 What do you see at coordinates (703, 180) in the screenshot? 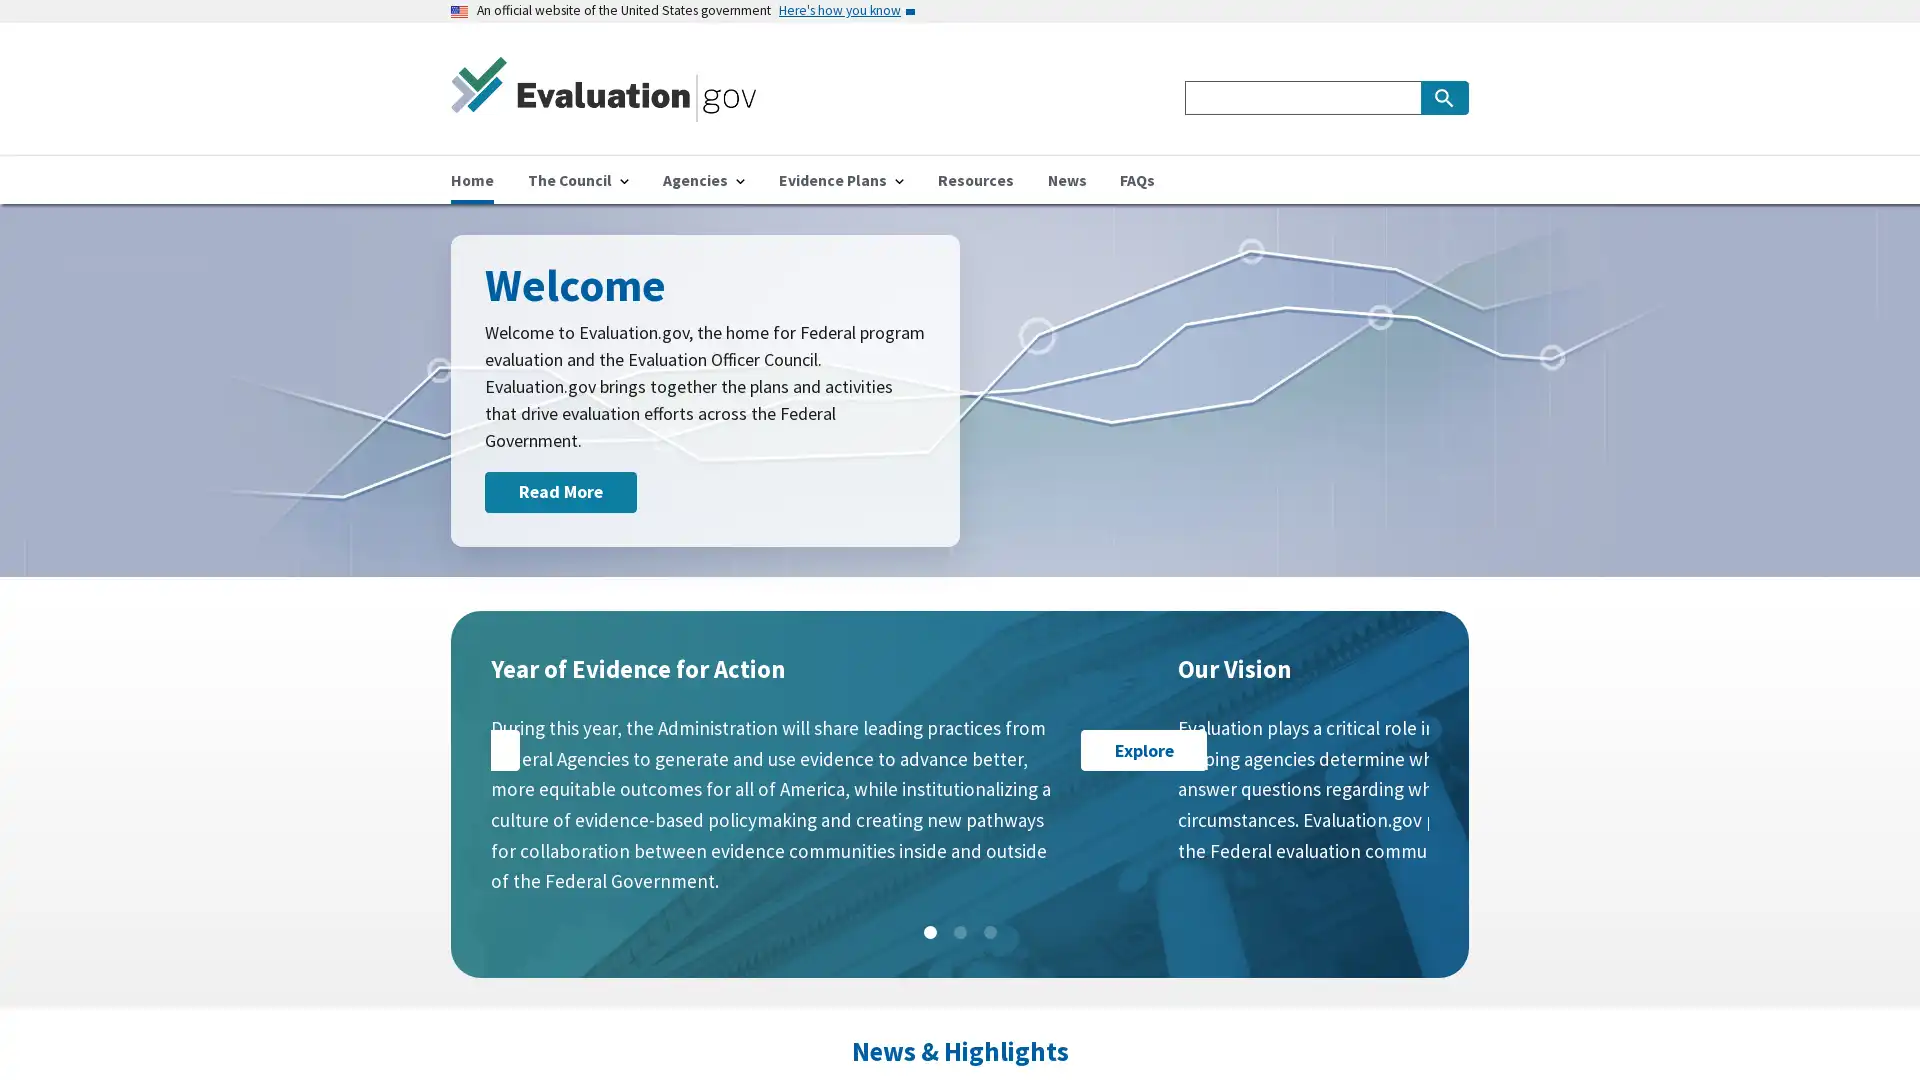
I see `Agencies` at bounding box center [703, 180].